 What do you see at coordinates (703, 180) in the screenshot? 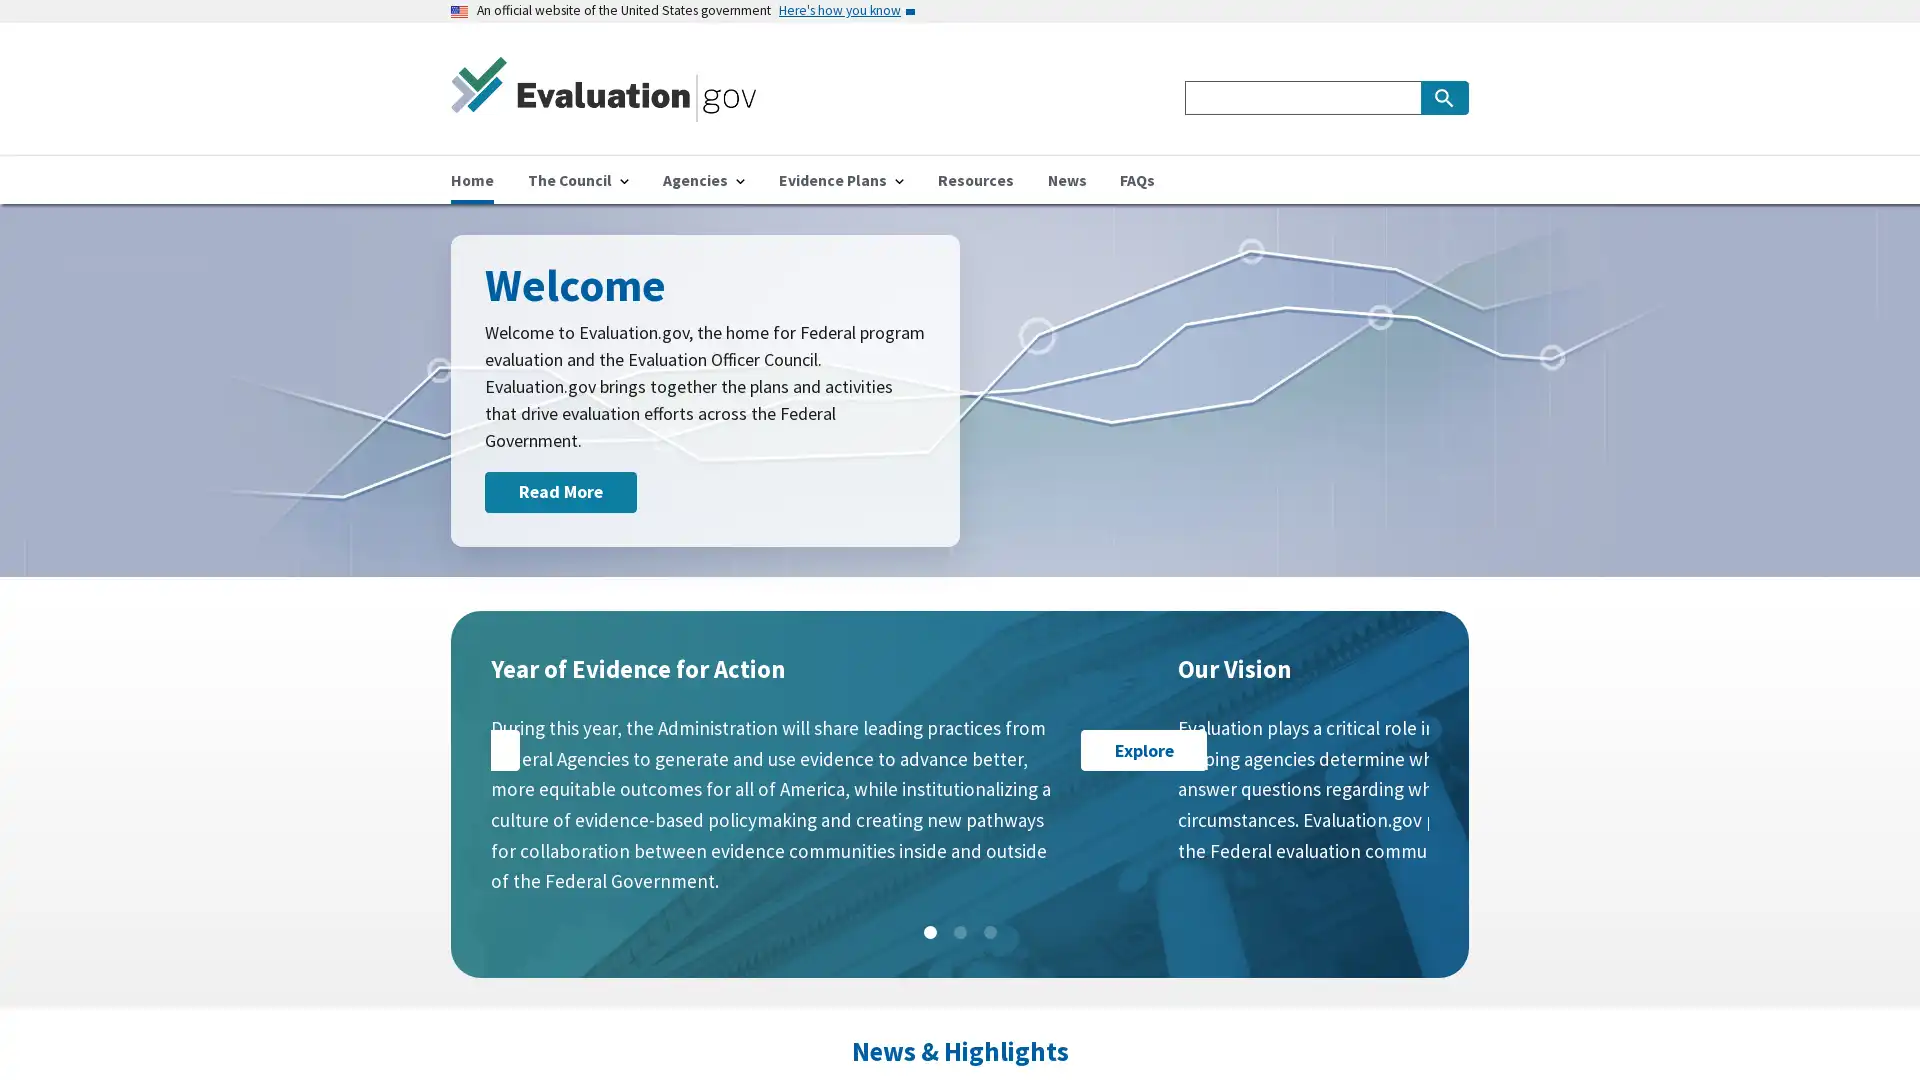
I see `Agencies` at bounding box center [703, 180].